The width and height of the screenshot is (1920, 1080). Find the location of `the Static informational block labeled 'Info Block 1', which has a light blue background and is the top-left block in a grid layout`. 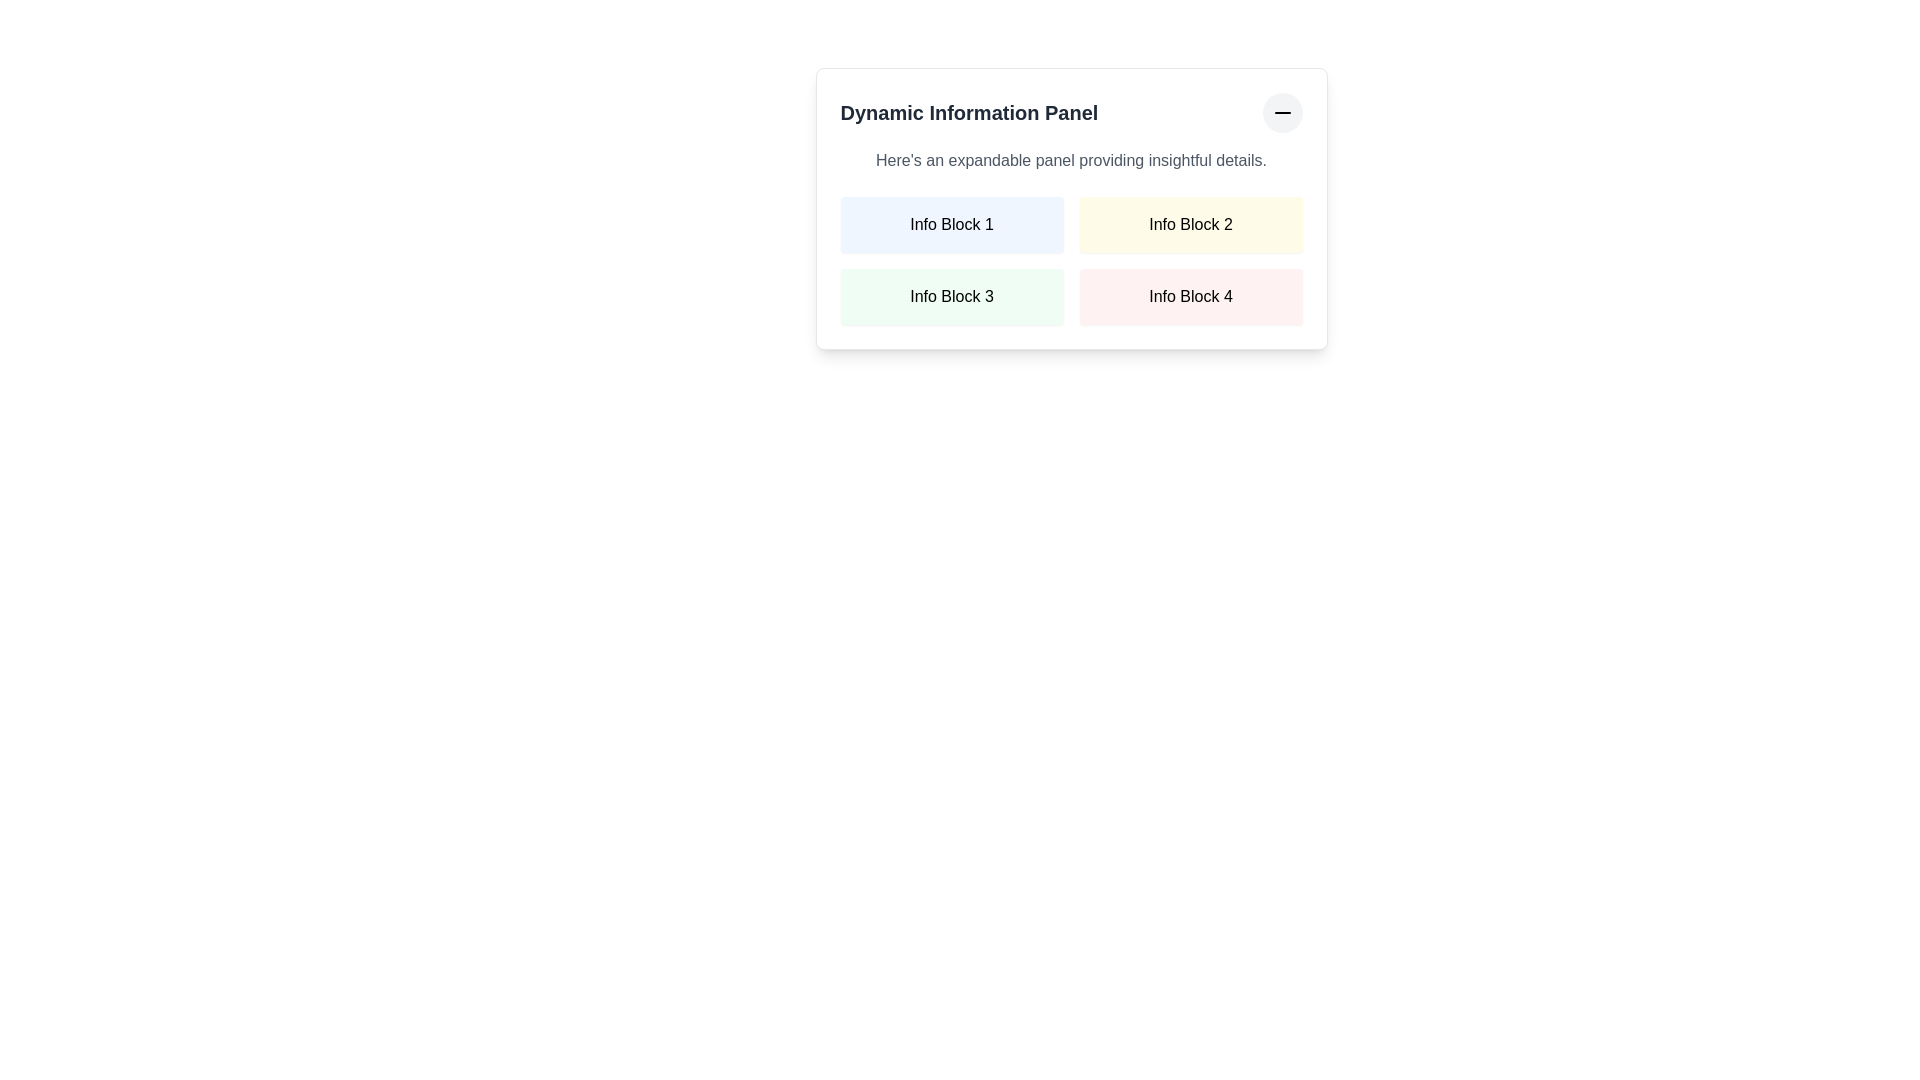

the Static informational block labeled 'Info Block 1', which has a light blue background and is the top-left block in a grid layout is located at coordinates (950, 224).